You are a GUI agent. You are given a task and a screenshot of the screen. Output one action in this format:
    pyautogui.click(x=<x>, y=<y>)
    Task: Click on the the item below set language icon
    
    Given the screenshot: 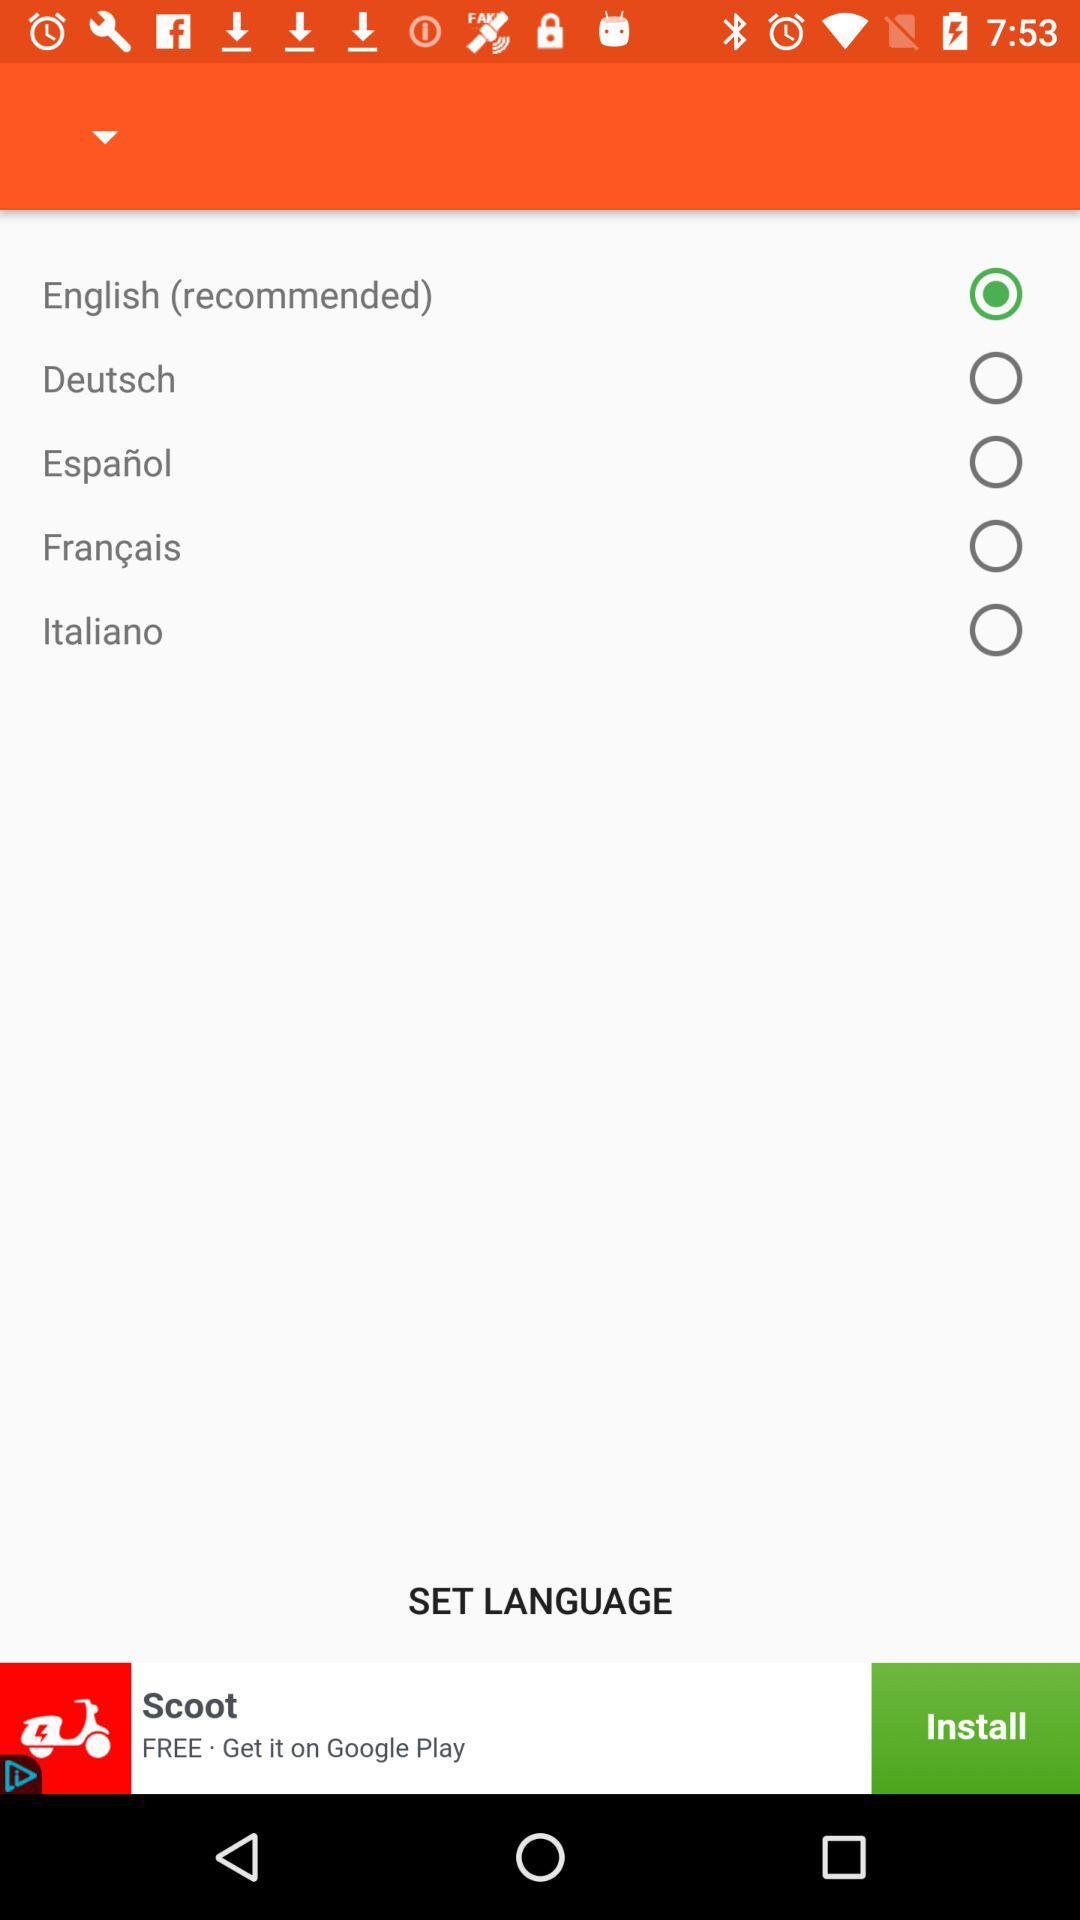 What is the action you would take?
    pyautogui.click(x=540, y=1727)
    